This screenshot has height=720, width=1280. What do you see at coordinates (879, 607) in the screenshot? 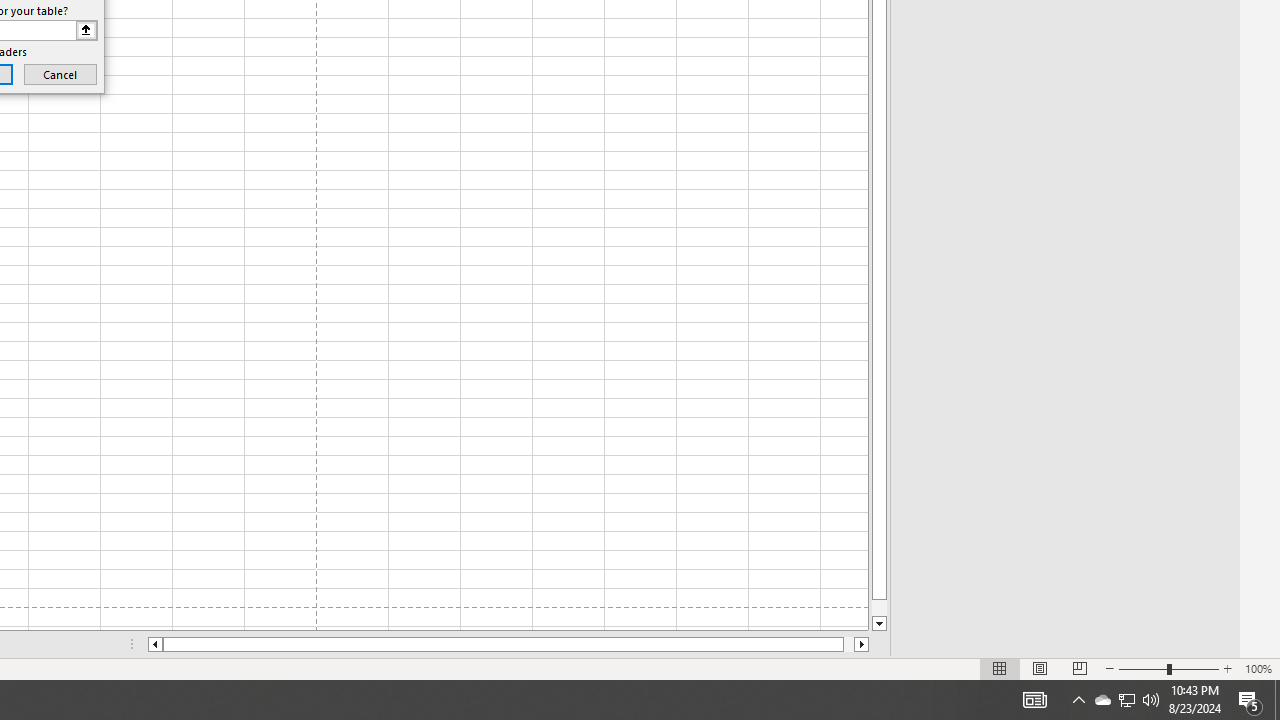
I see `'Page down'` at bounding box center [879, 607].